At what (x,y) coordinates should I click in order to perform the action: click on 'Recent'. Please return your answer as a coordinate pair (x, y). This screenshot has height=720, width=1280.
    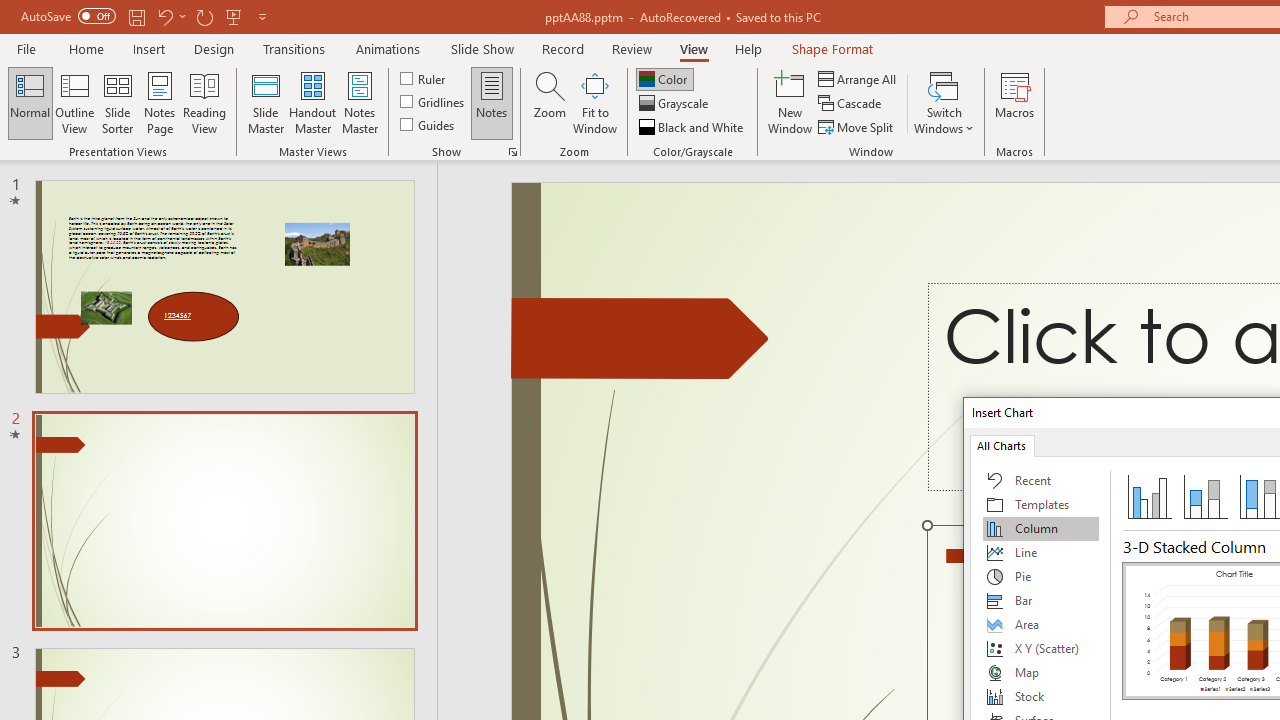
    Looking at the image, I should click on (1040, 480).